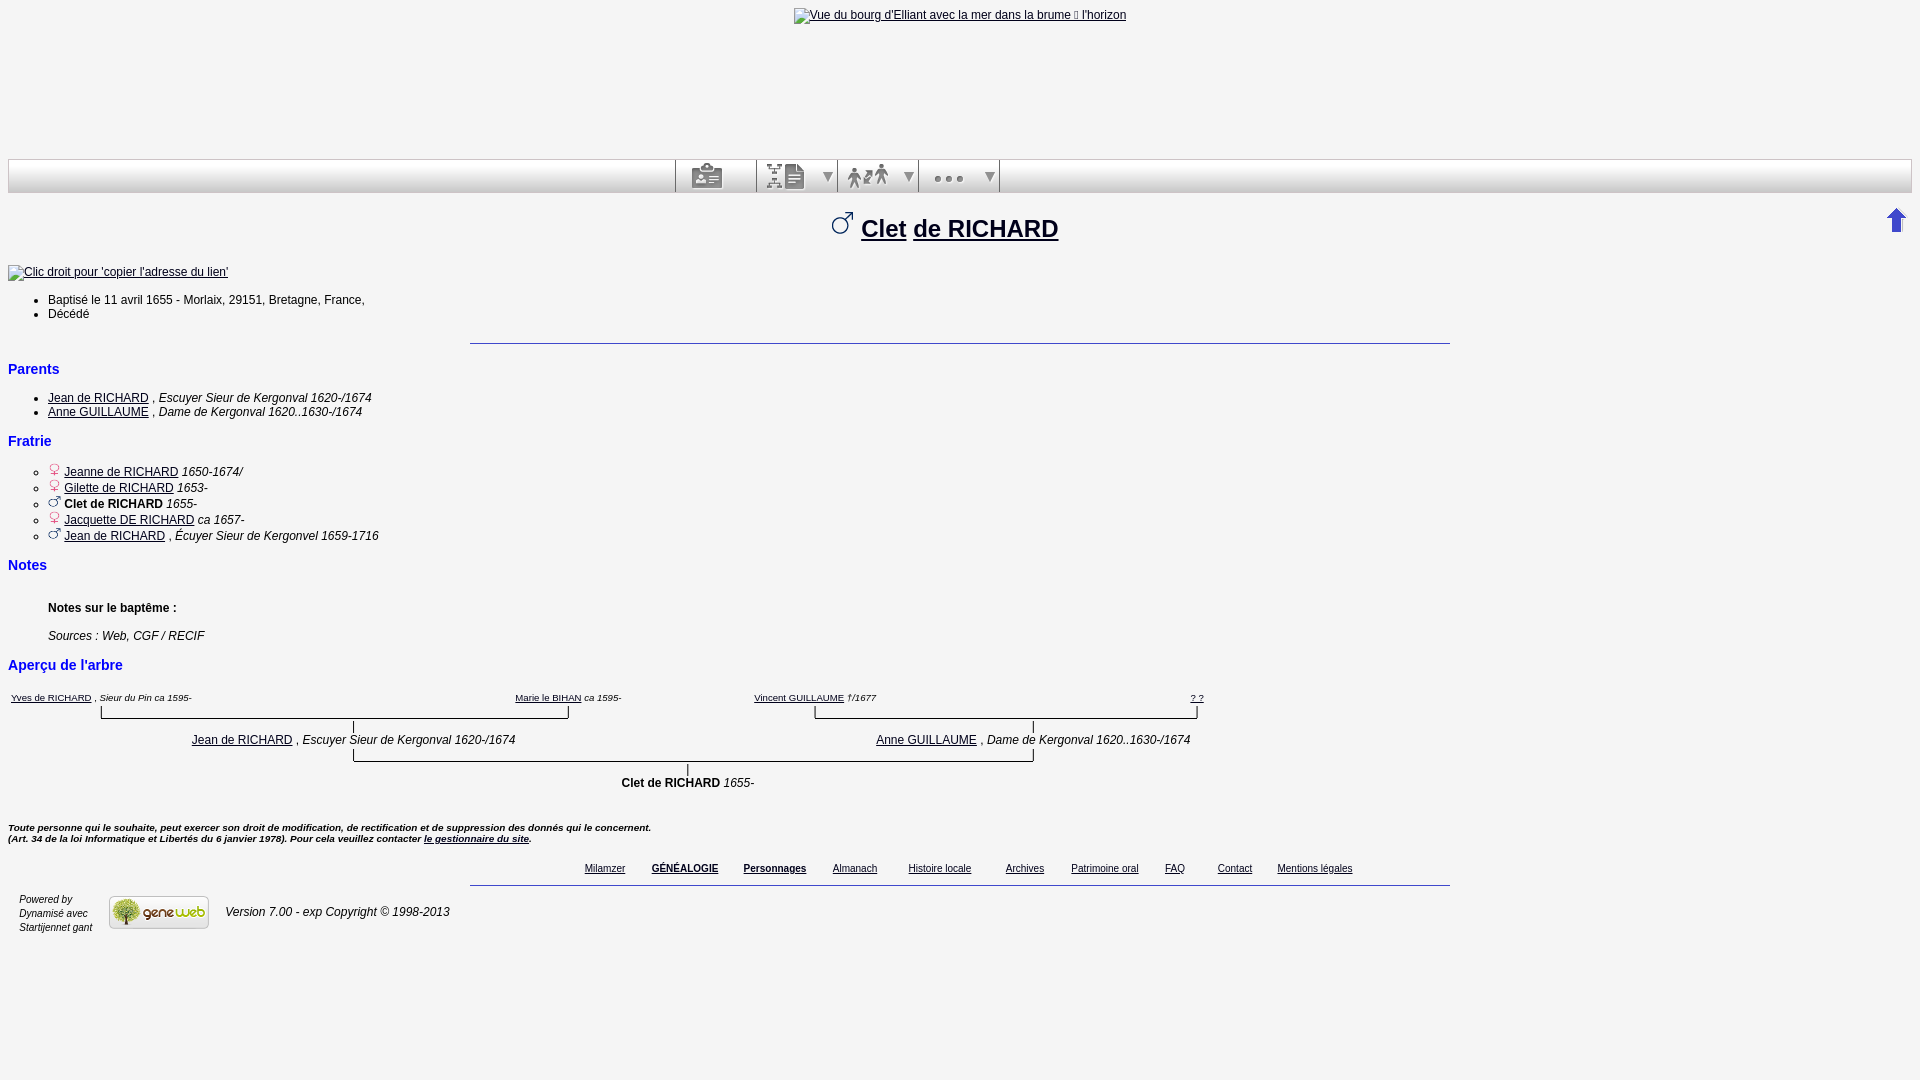 The height and width of the screenshot is (1080, 1920). I want to click on 'Gilette de RICHARD', so click(117, 488).